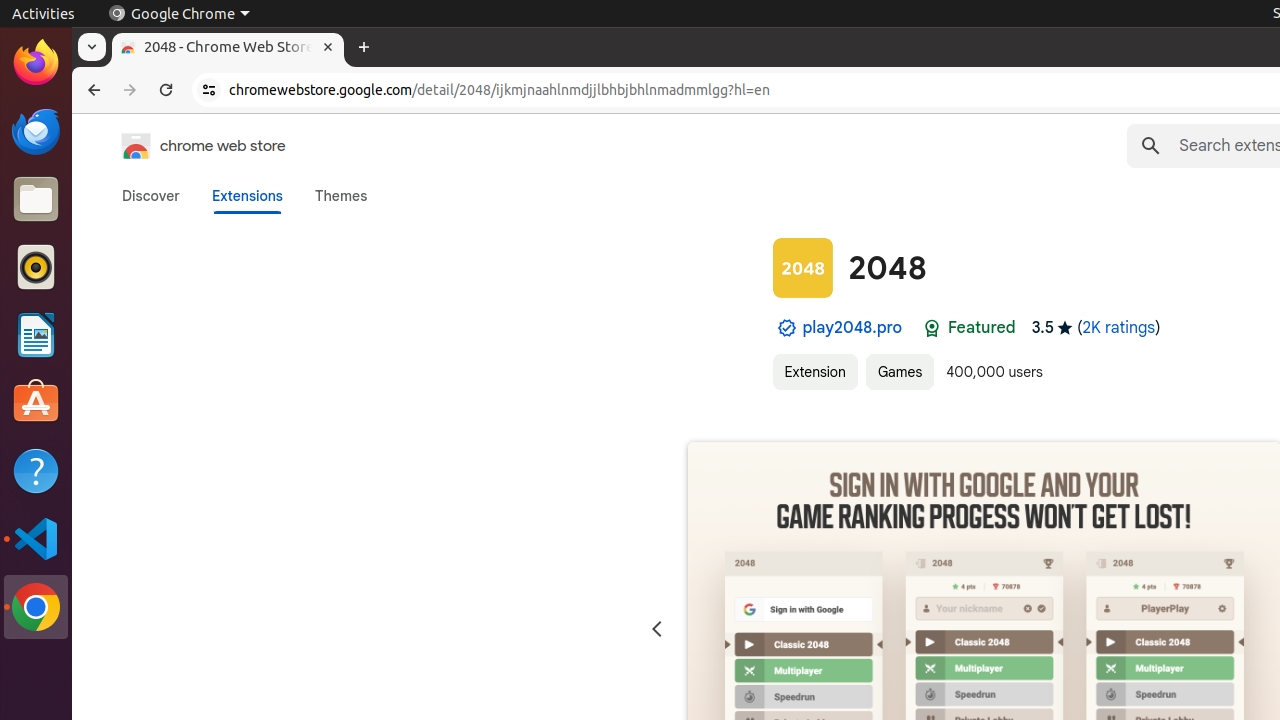 The height and width of the screenshot is (720, 1280). What do you see at coordinates (150, 195) in the screenshot?
I see `'Discover'` at bounding box center [150, 195].